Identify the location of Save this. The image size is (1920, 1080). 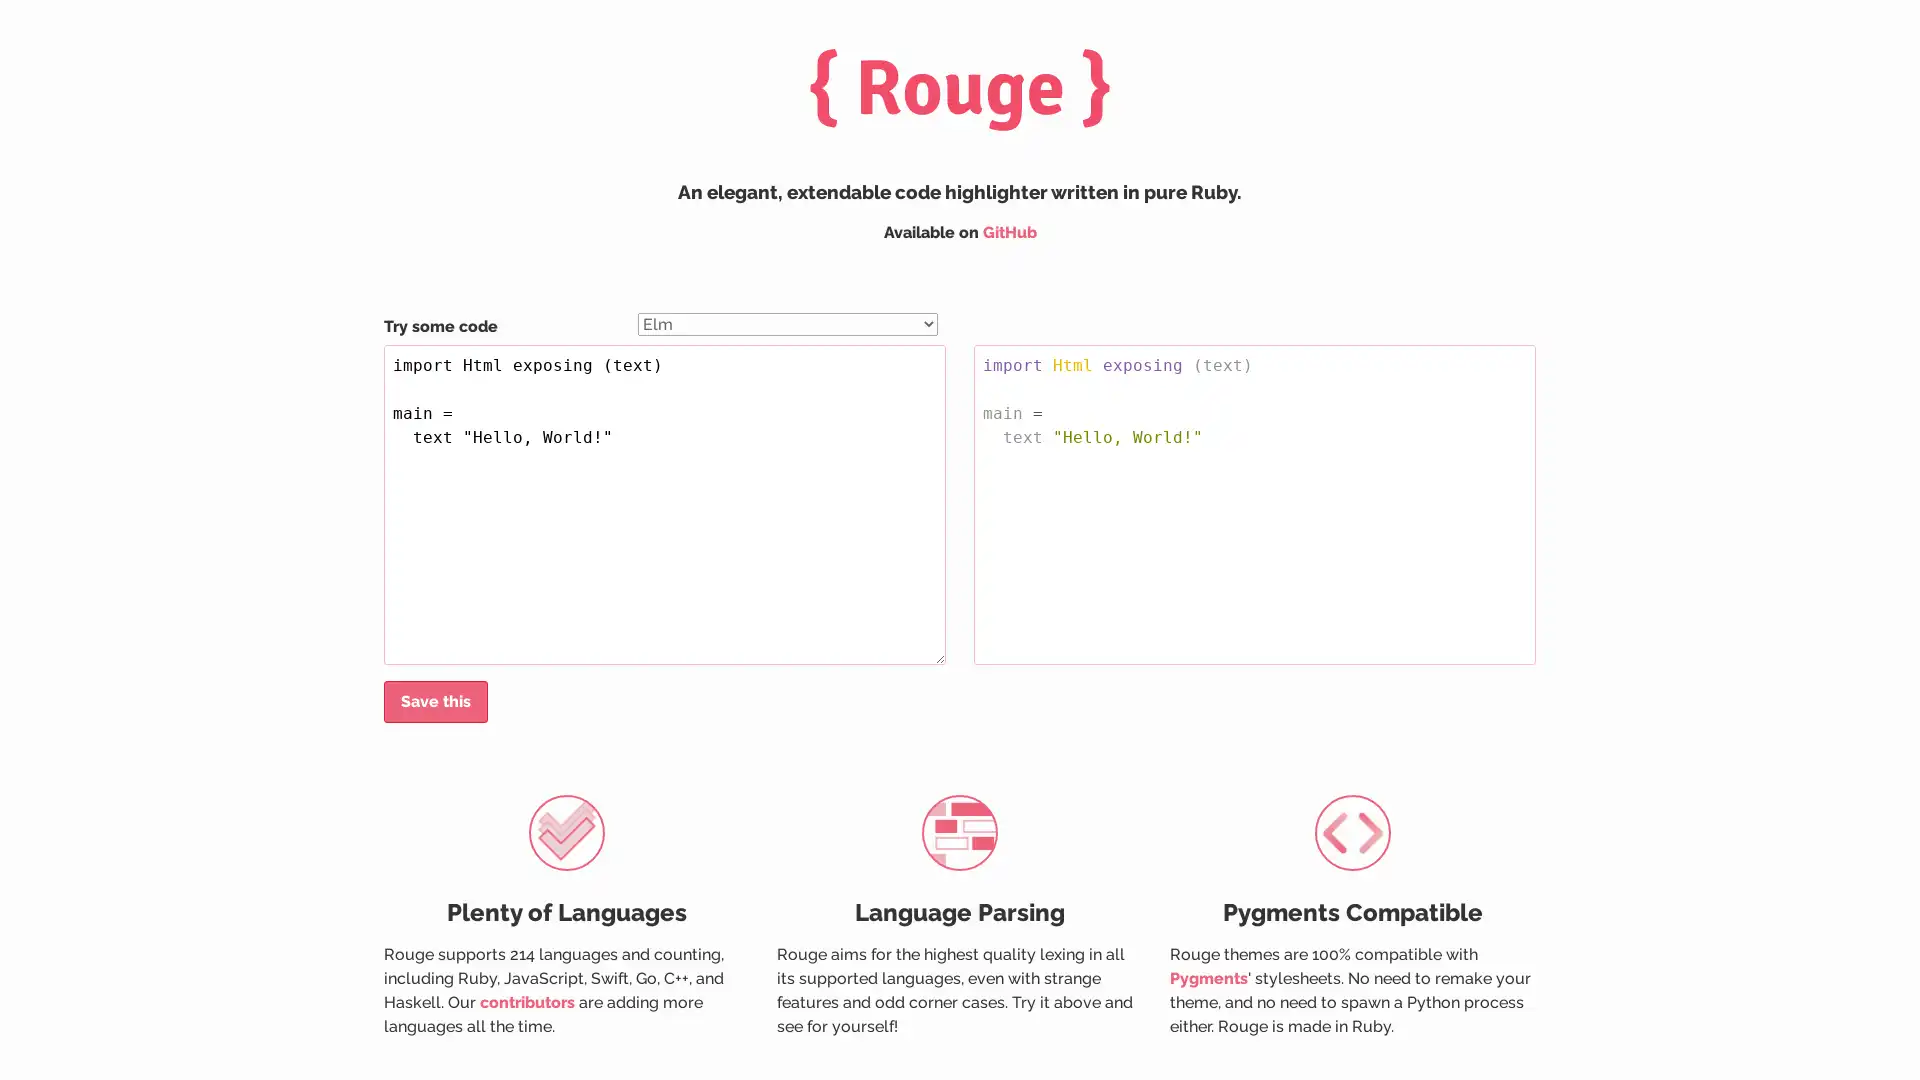
(435, 701).